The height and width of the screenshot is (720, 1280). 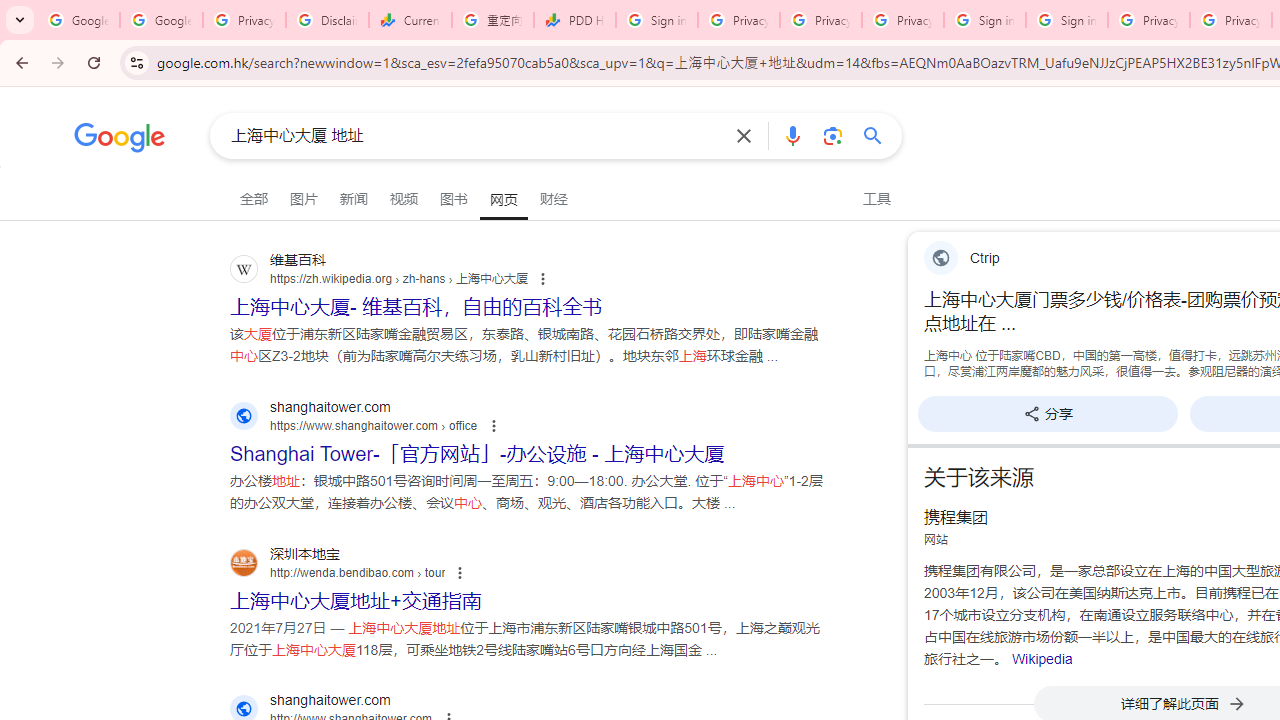 I want to click on 'Currencies - Google Finance', so click(x=409, y=20).